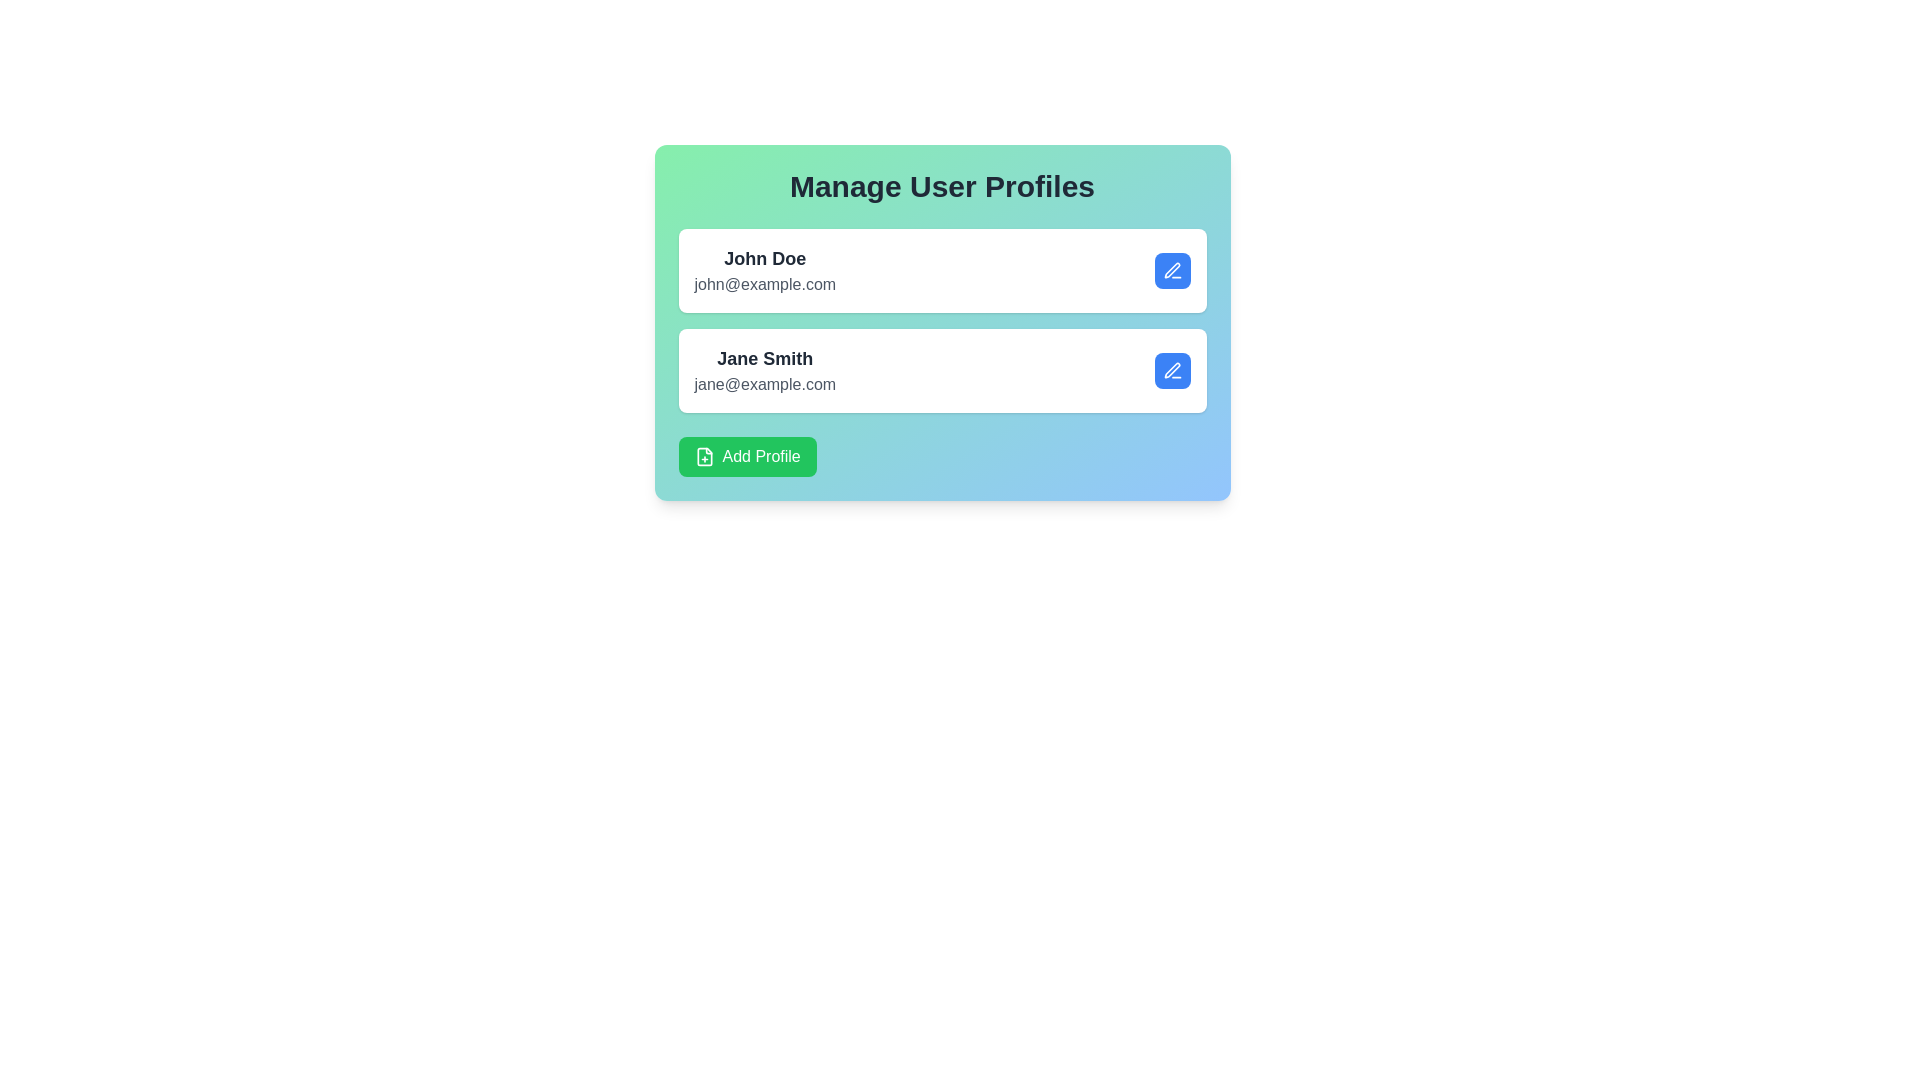 The height and width of the screenshot is (1080, 1920). I want to click on the user name label displayed at the top-left corner of the first user profile card, which is positioned above the email address 'john@example.com', so click(764, 257).